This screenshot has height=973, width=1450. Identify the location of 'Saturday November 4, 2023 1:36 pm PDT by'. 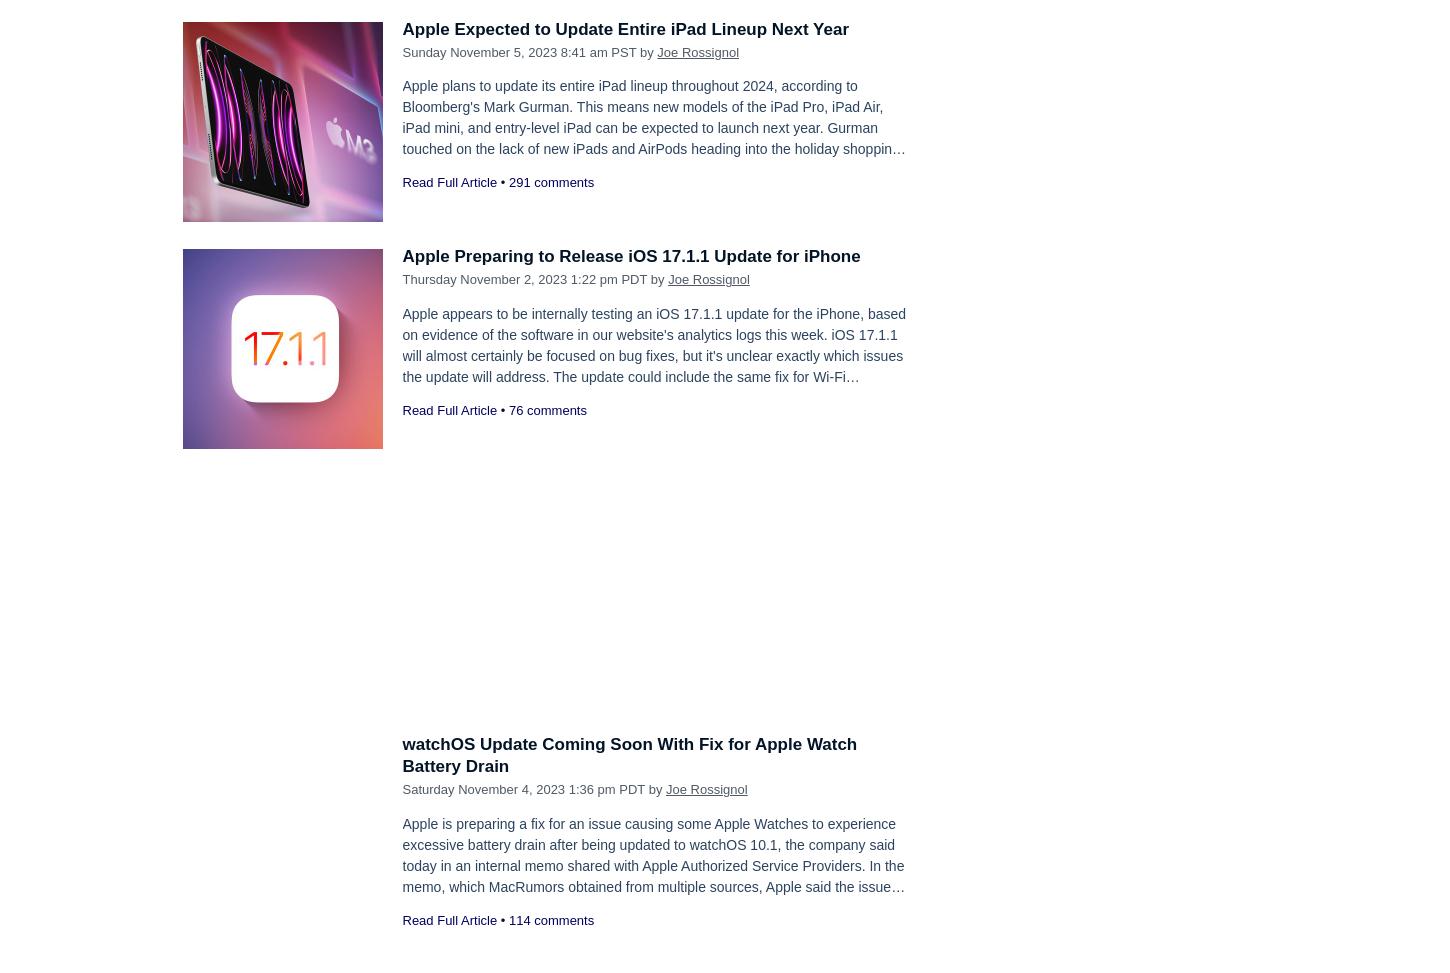
(400, 788).